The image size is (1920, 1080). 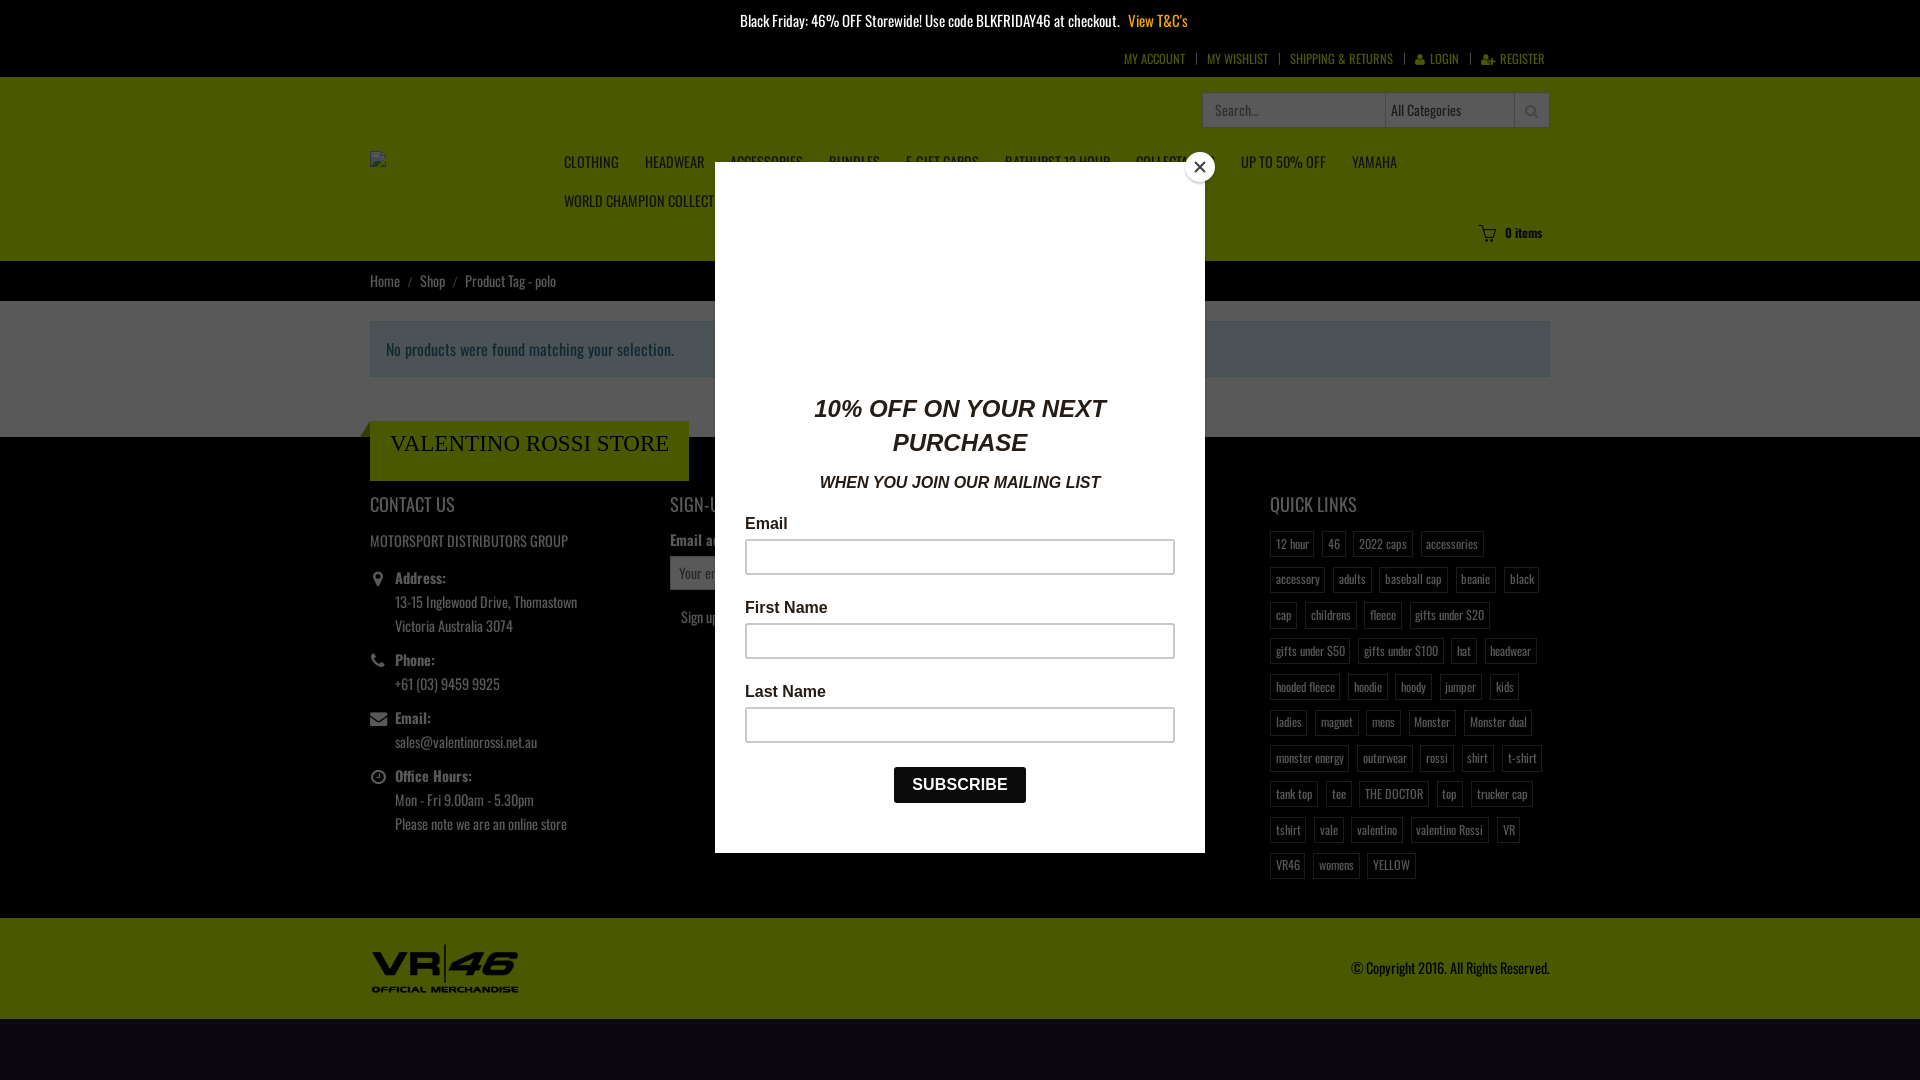 I want to click on 'WORLD CHAMPION COLLECTION', so click(x=552, y=200).